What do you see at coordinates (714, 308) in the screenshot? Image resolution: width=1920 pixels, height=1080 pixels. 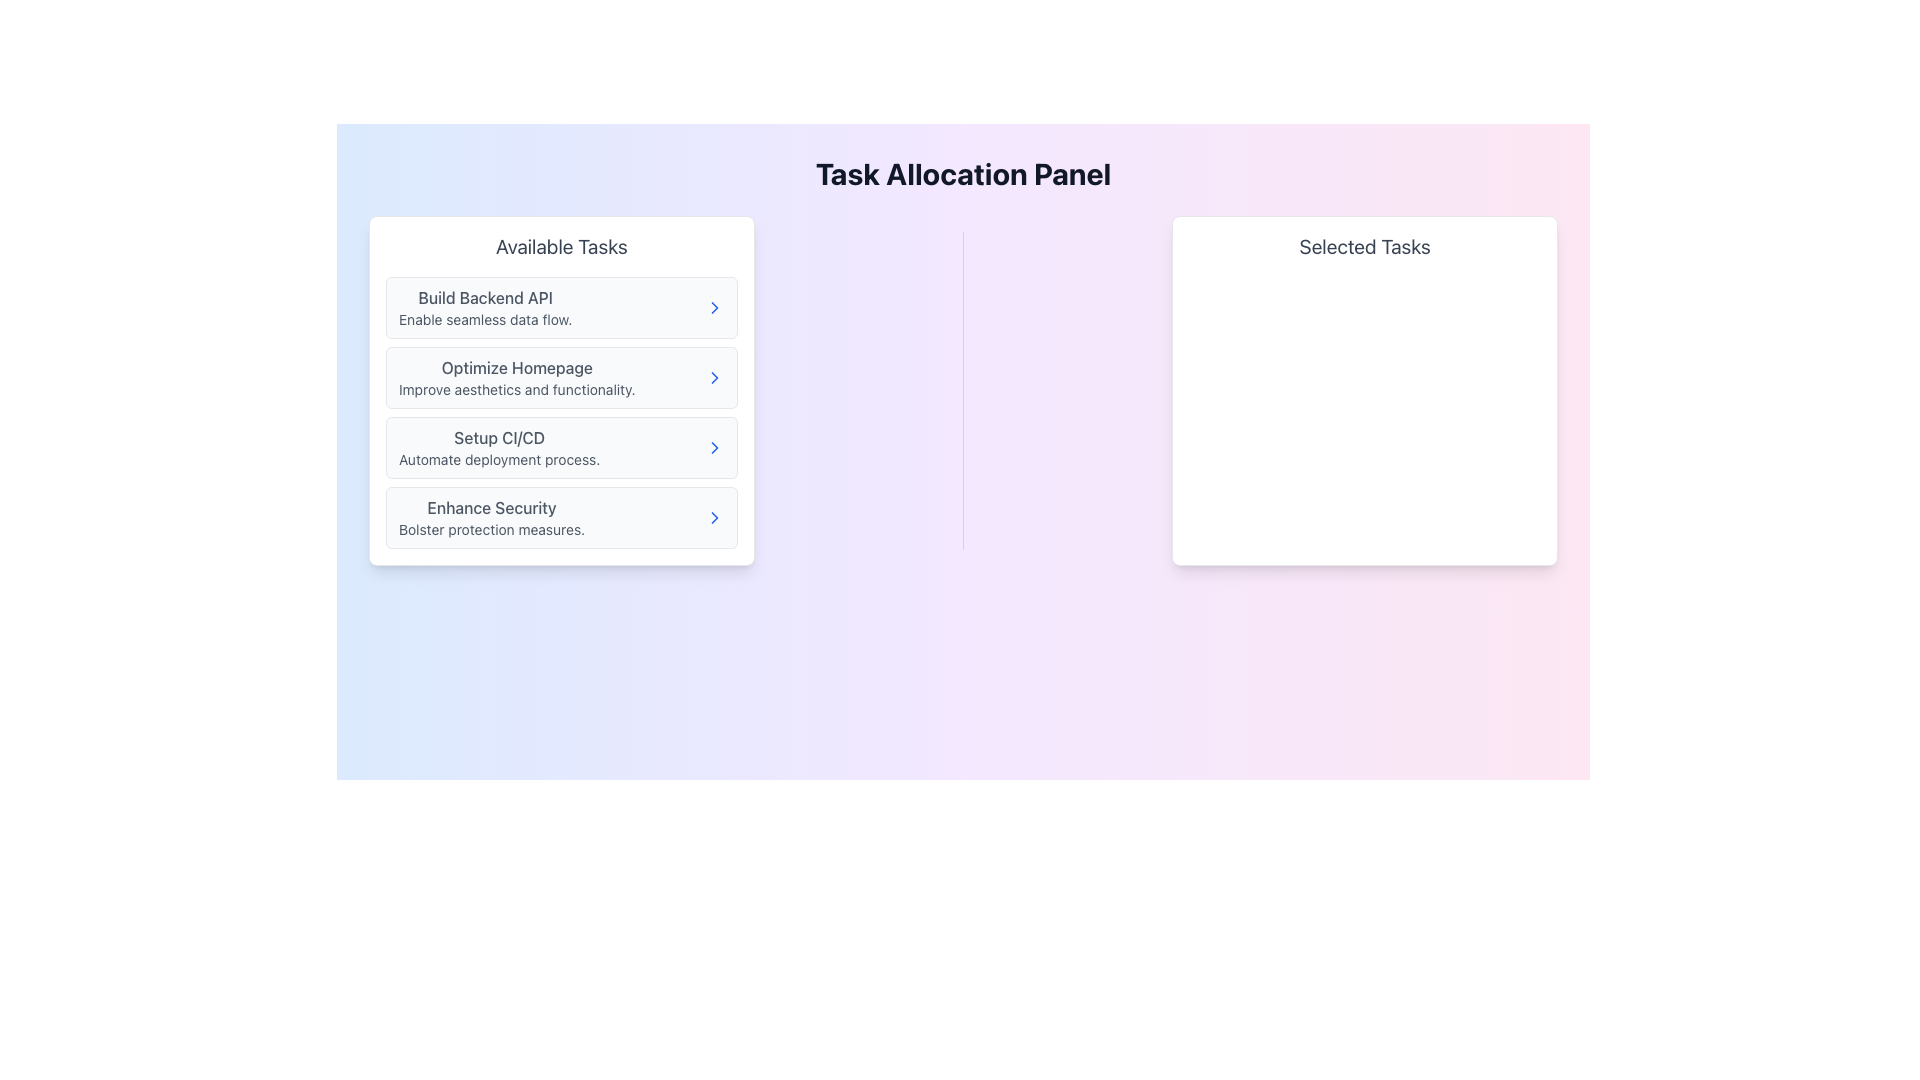 I see `the chevron icon located at the rightmost position of the 'Build Backend API' task item in the 'Available Tasks' panel` at bounding box center [714, 308].